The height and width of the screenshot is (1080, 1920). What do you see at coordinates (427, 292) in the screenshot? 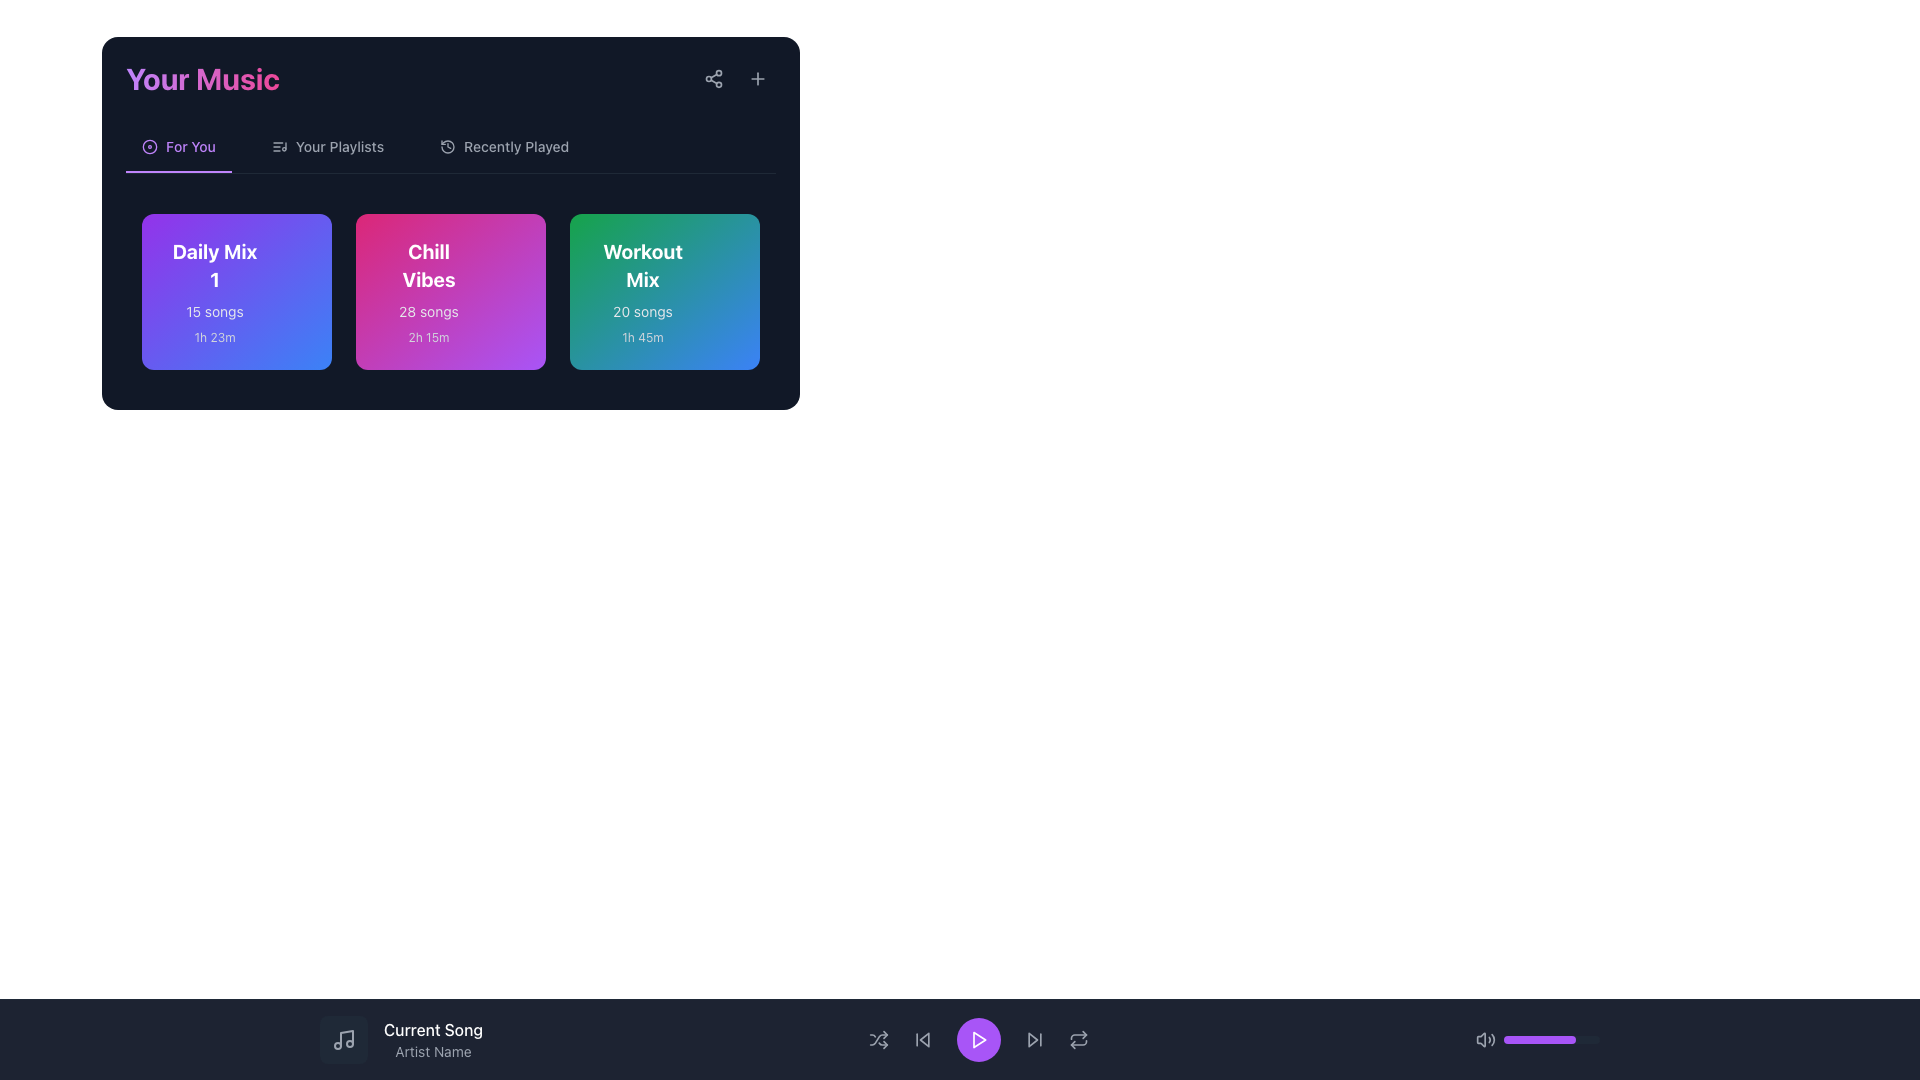
I see `the 'Chill Vibes' Playlist card, which is the second card from the left in a row of three cards` at bounding box center [427, 292].